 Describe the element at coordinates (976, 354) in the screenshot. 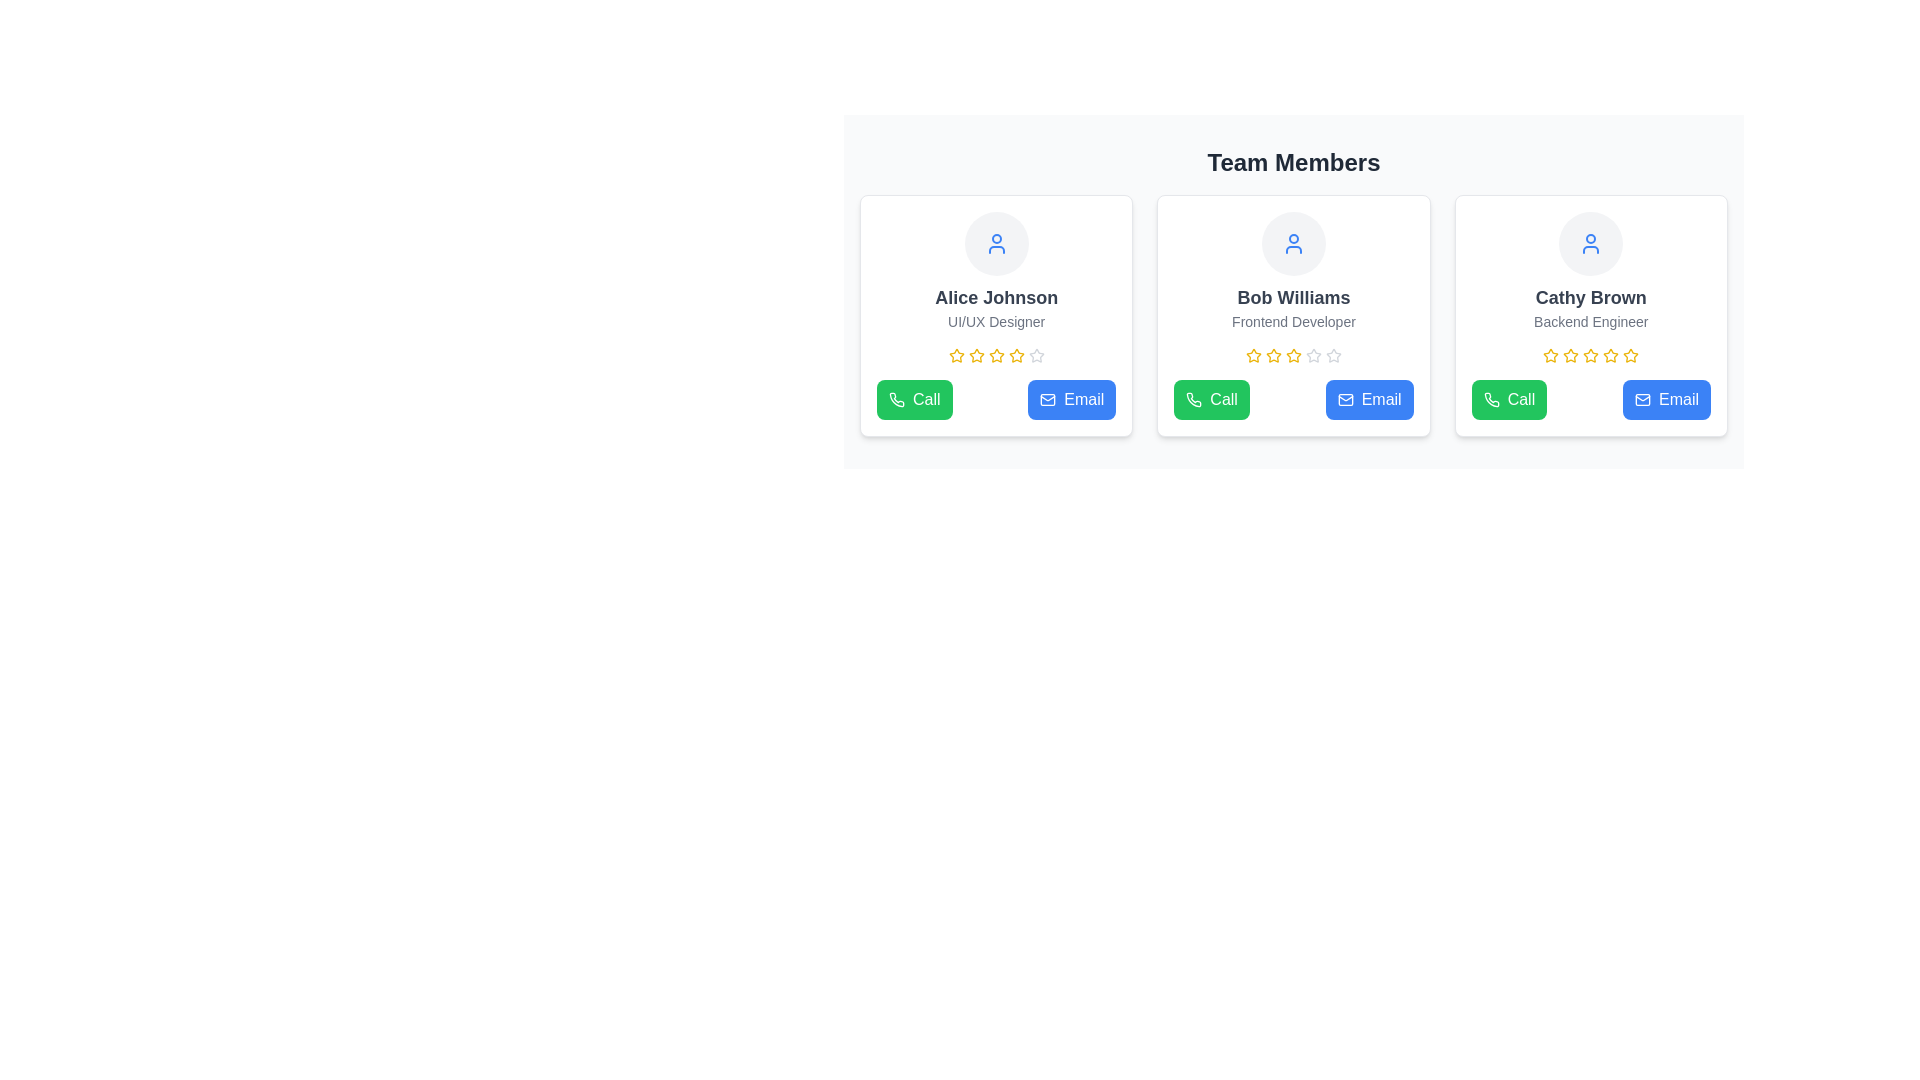

I see `the third star in the rating system under the 'Alice Johnson' contact card` at that location.